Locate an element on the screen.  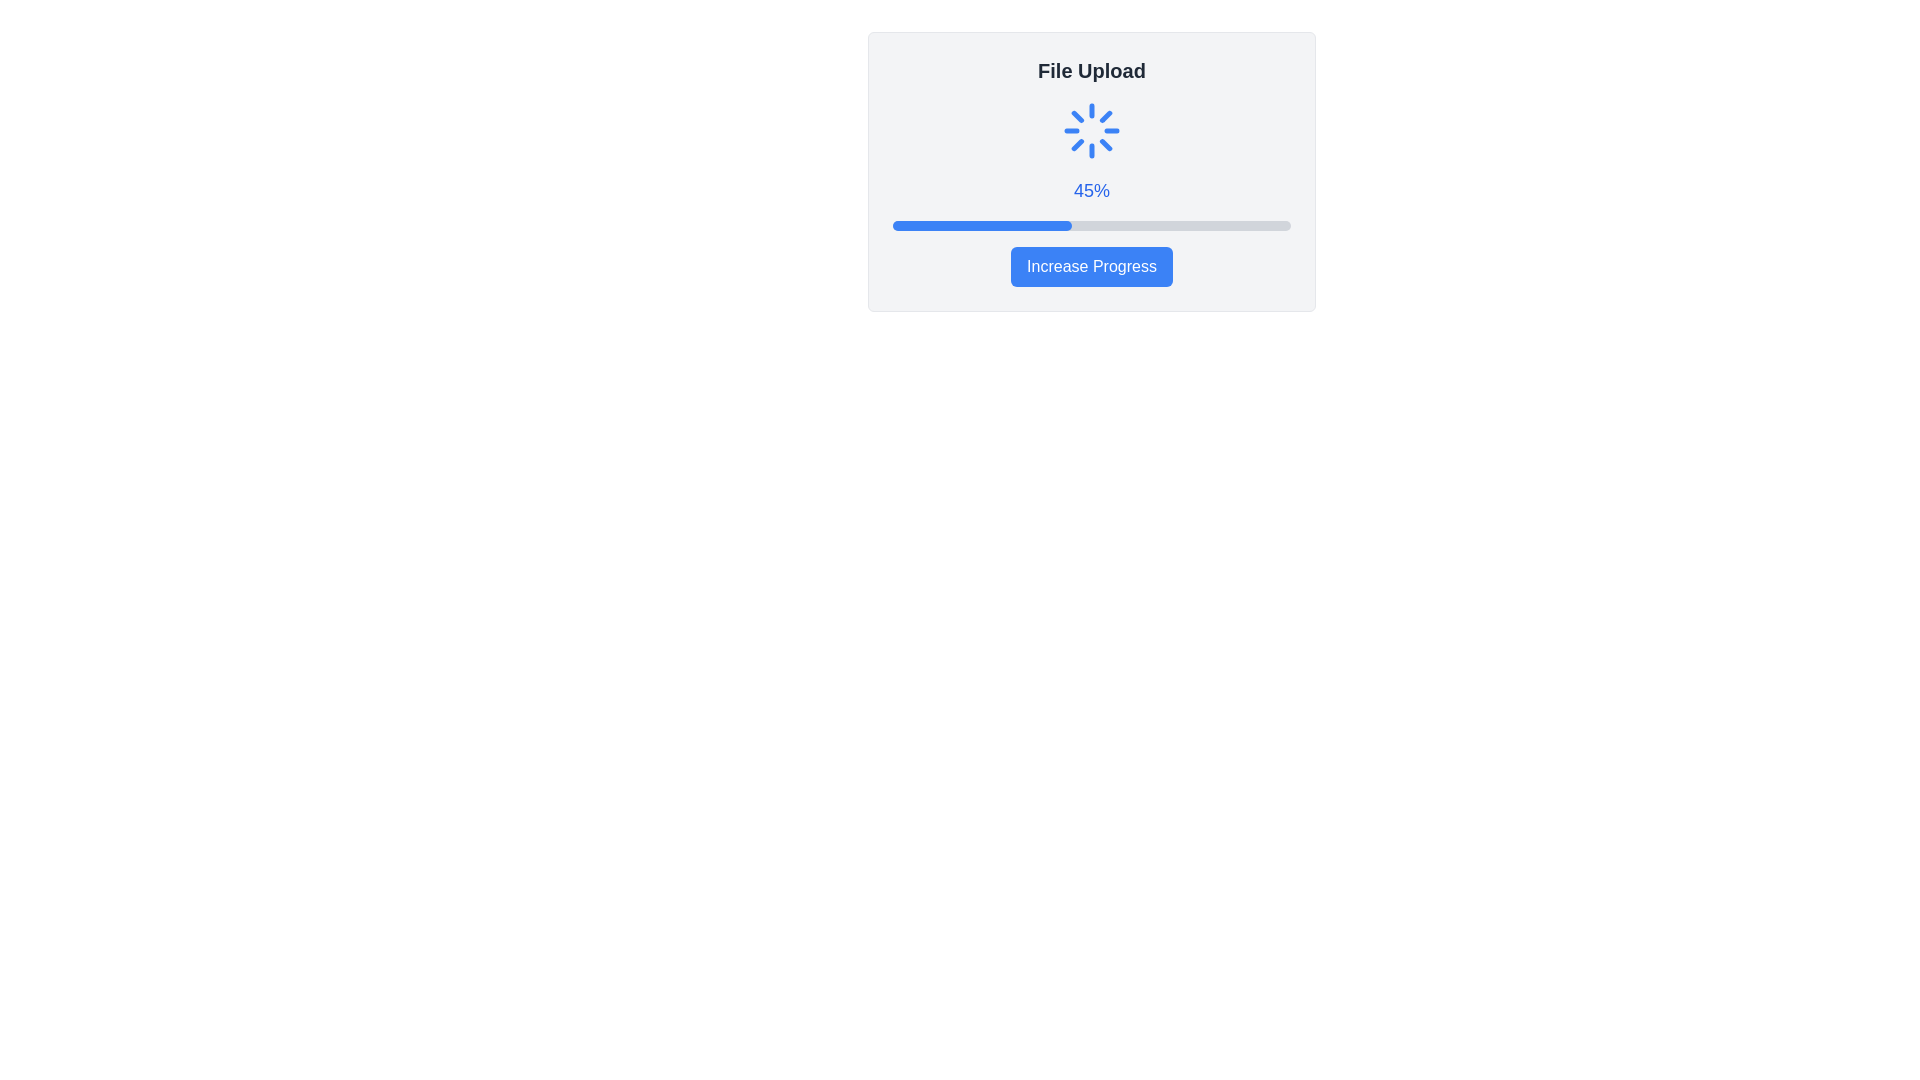
the first segment of the blue progress bar, which is rounded at the edges and represents approximately 45% of the total bar length, located centrally under a label and spinner within a card layout is located at coordinates (982, 225).